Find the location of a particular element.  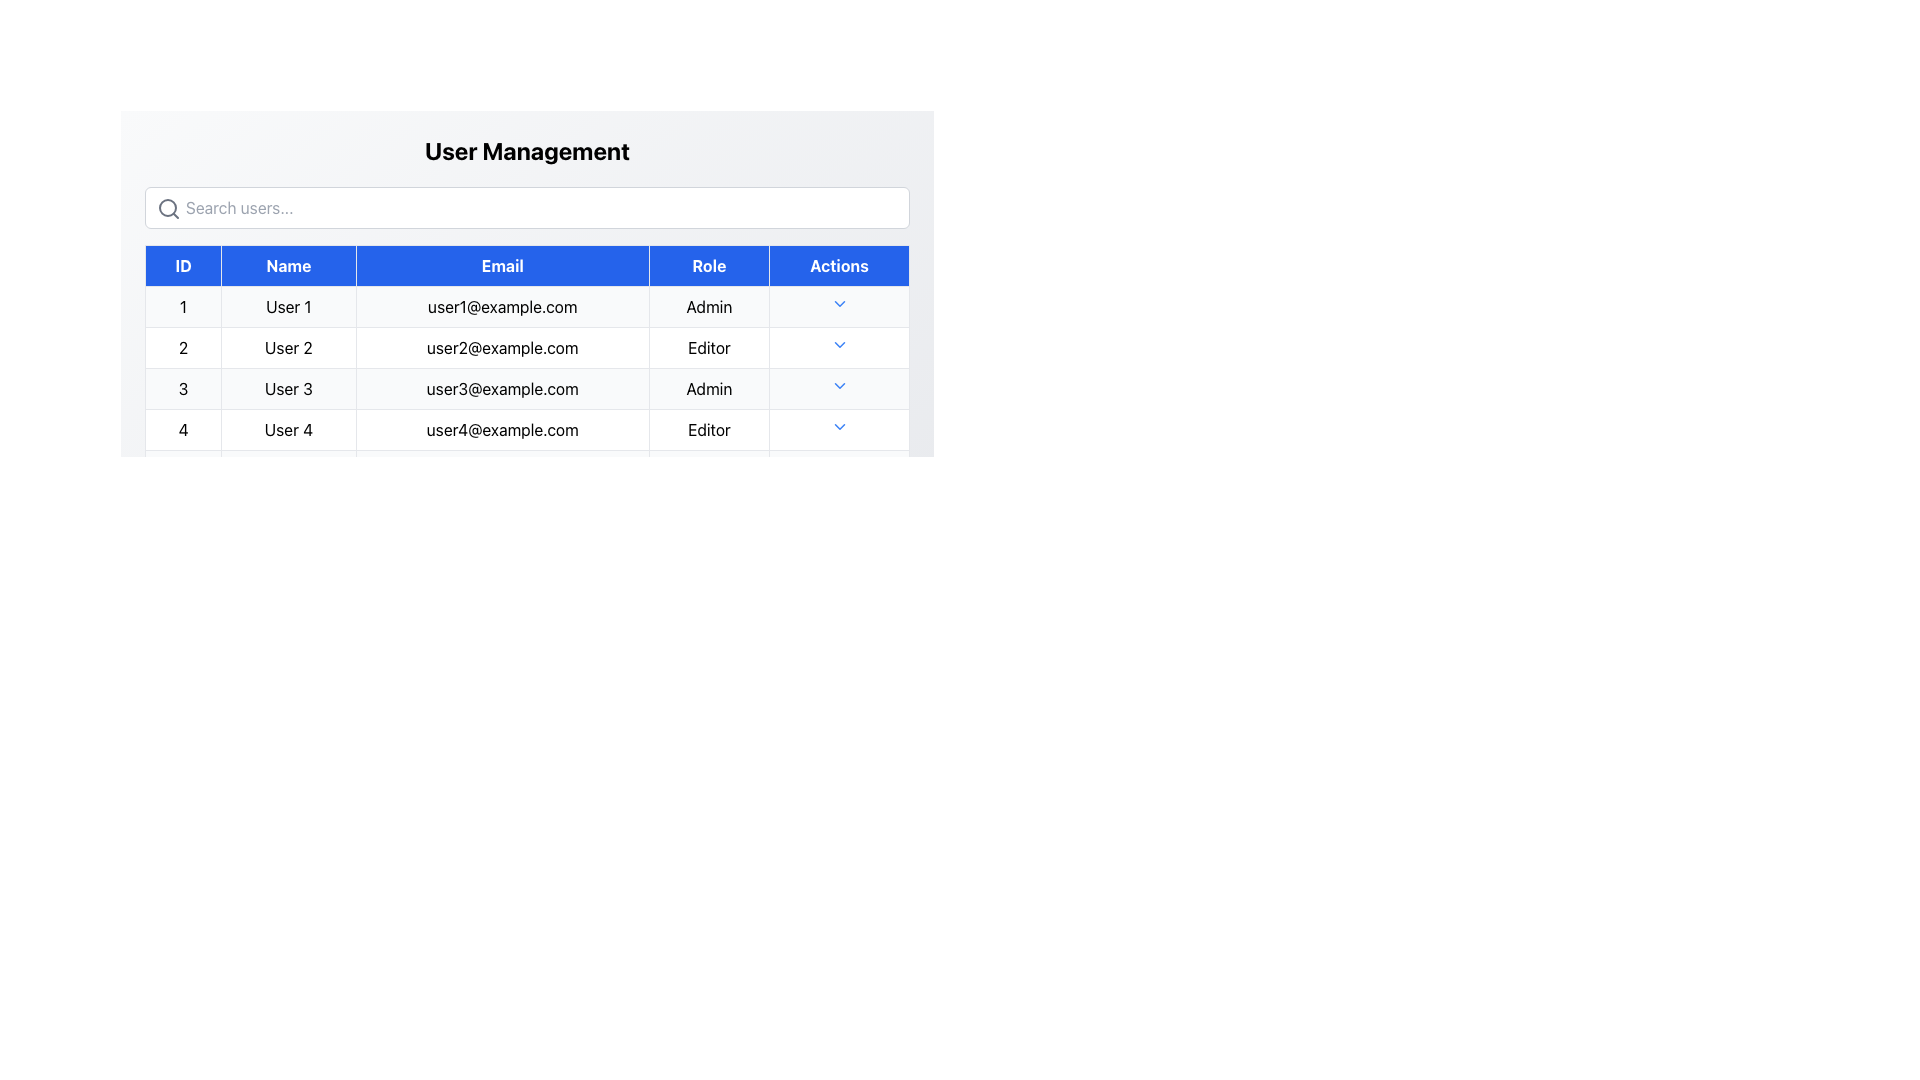

the text displayed in the Table Cell indicating the role of 'User 3', which shows 'Admin' privileges located in the fourth column under the 'Role' header is located at coordinates (709, 389).